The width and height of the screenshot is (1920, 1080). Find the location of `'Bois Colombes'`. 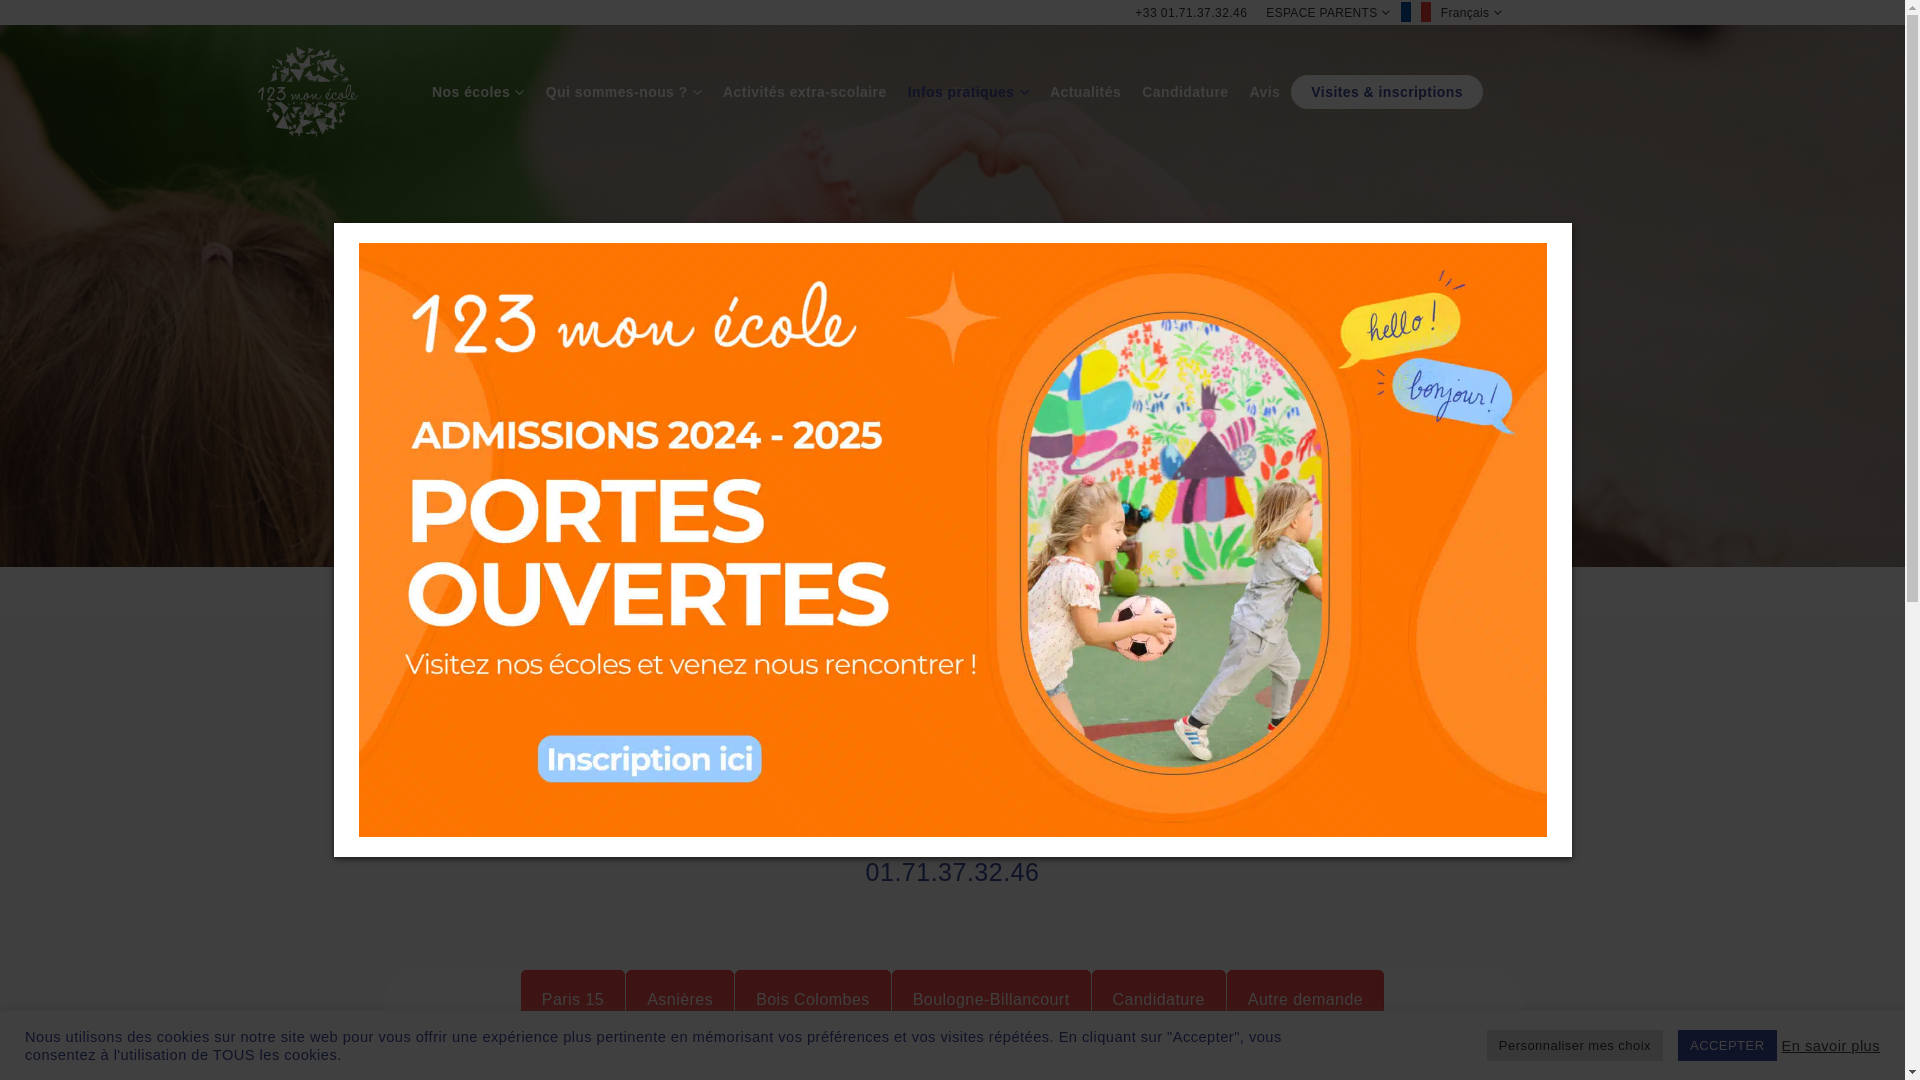

'Bois Colombes' is located at coordinates (812, 999).